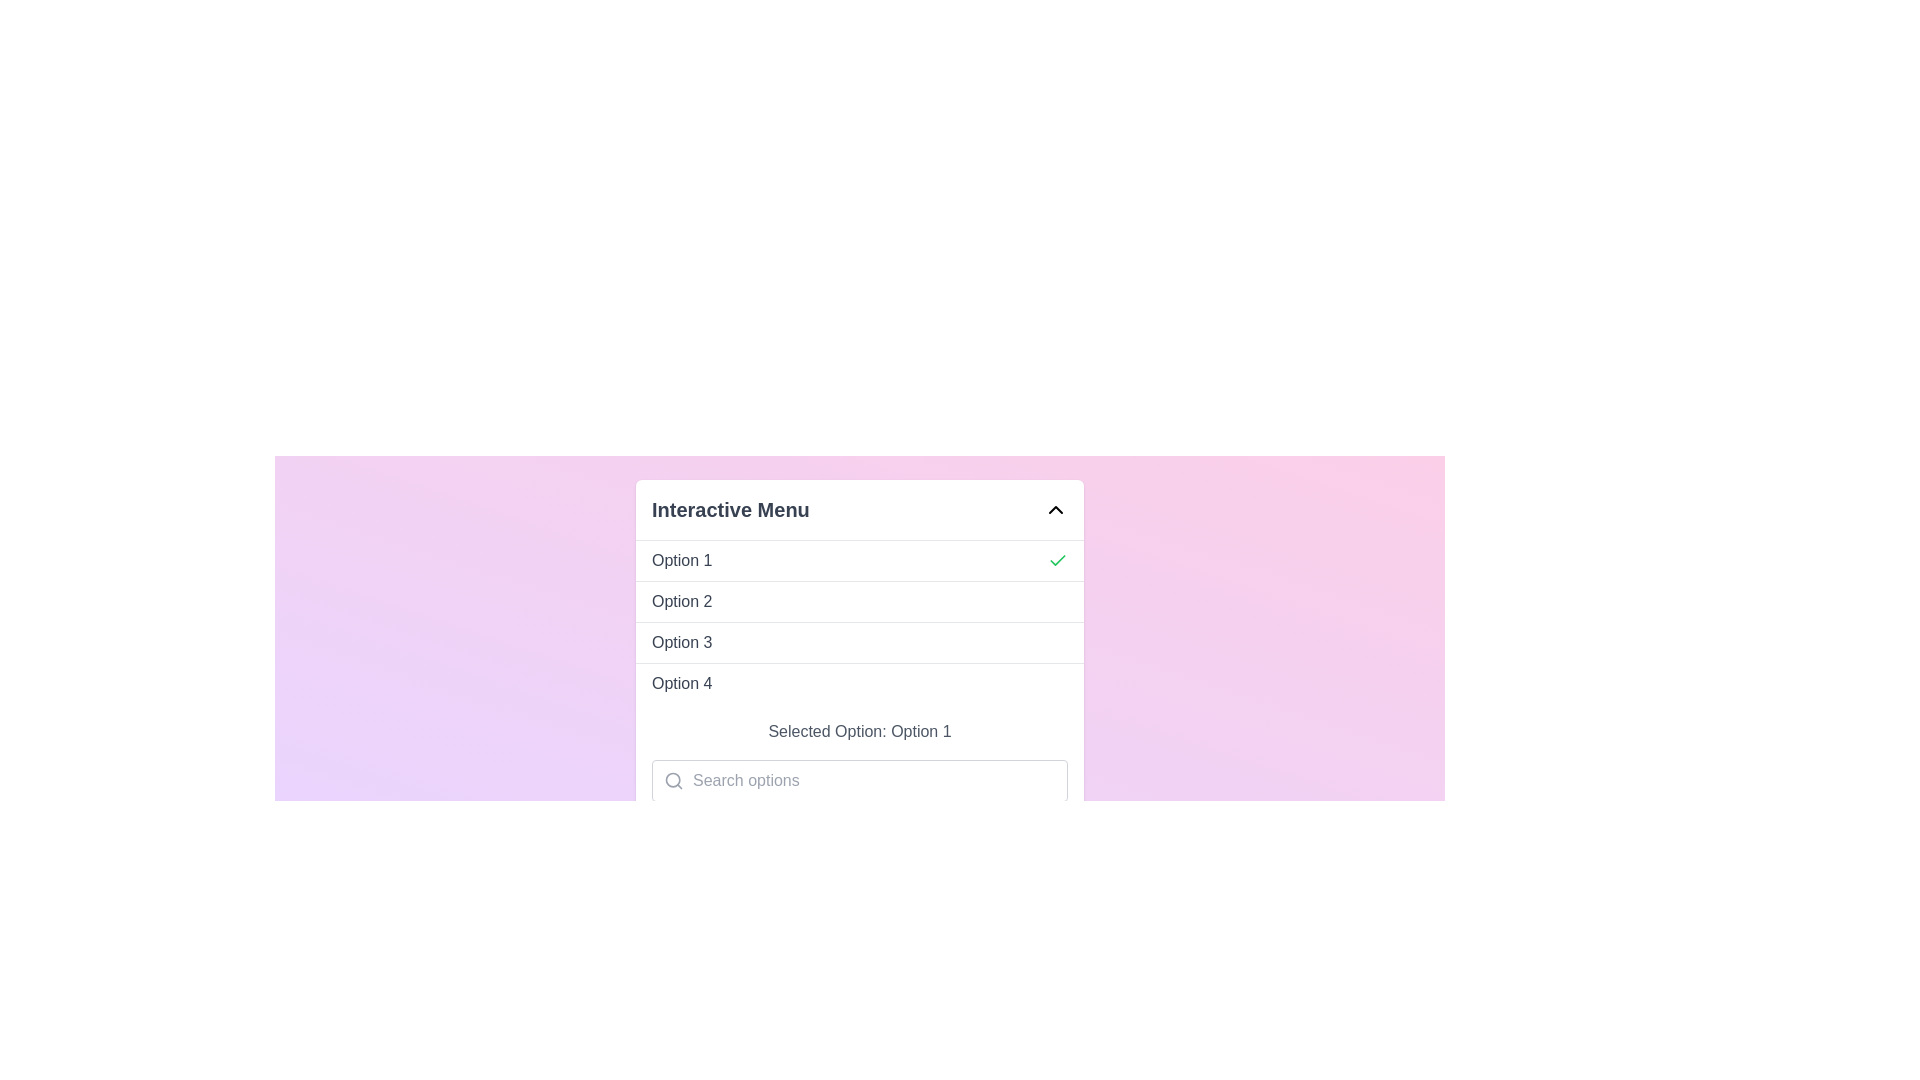 This screenshot has width=1920, height=1080. I want to click on the 'Option 2' menu item, so click(859, 600).